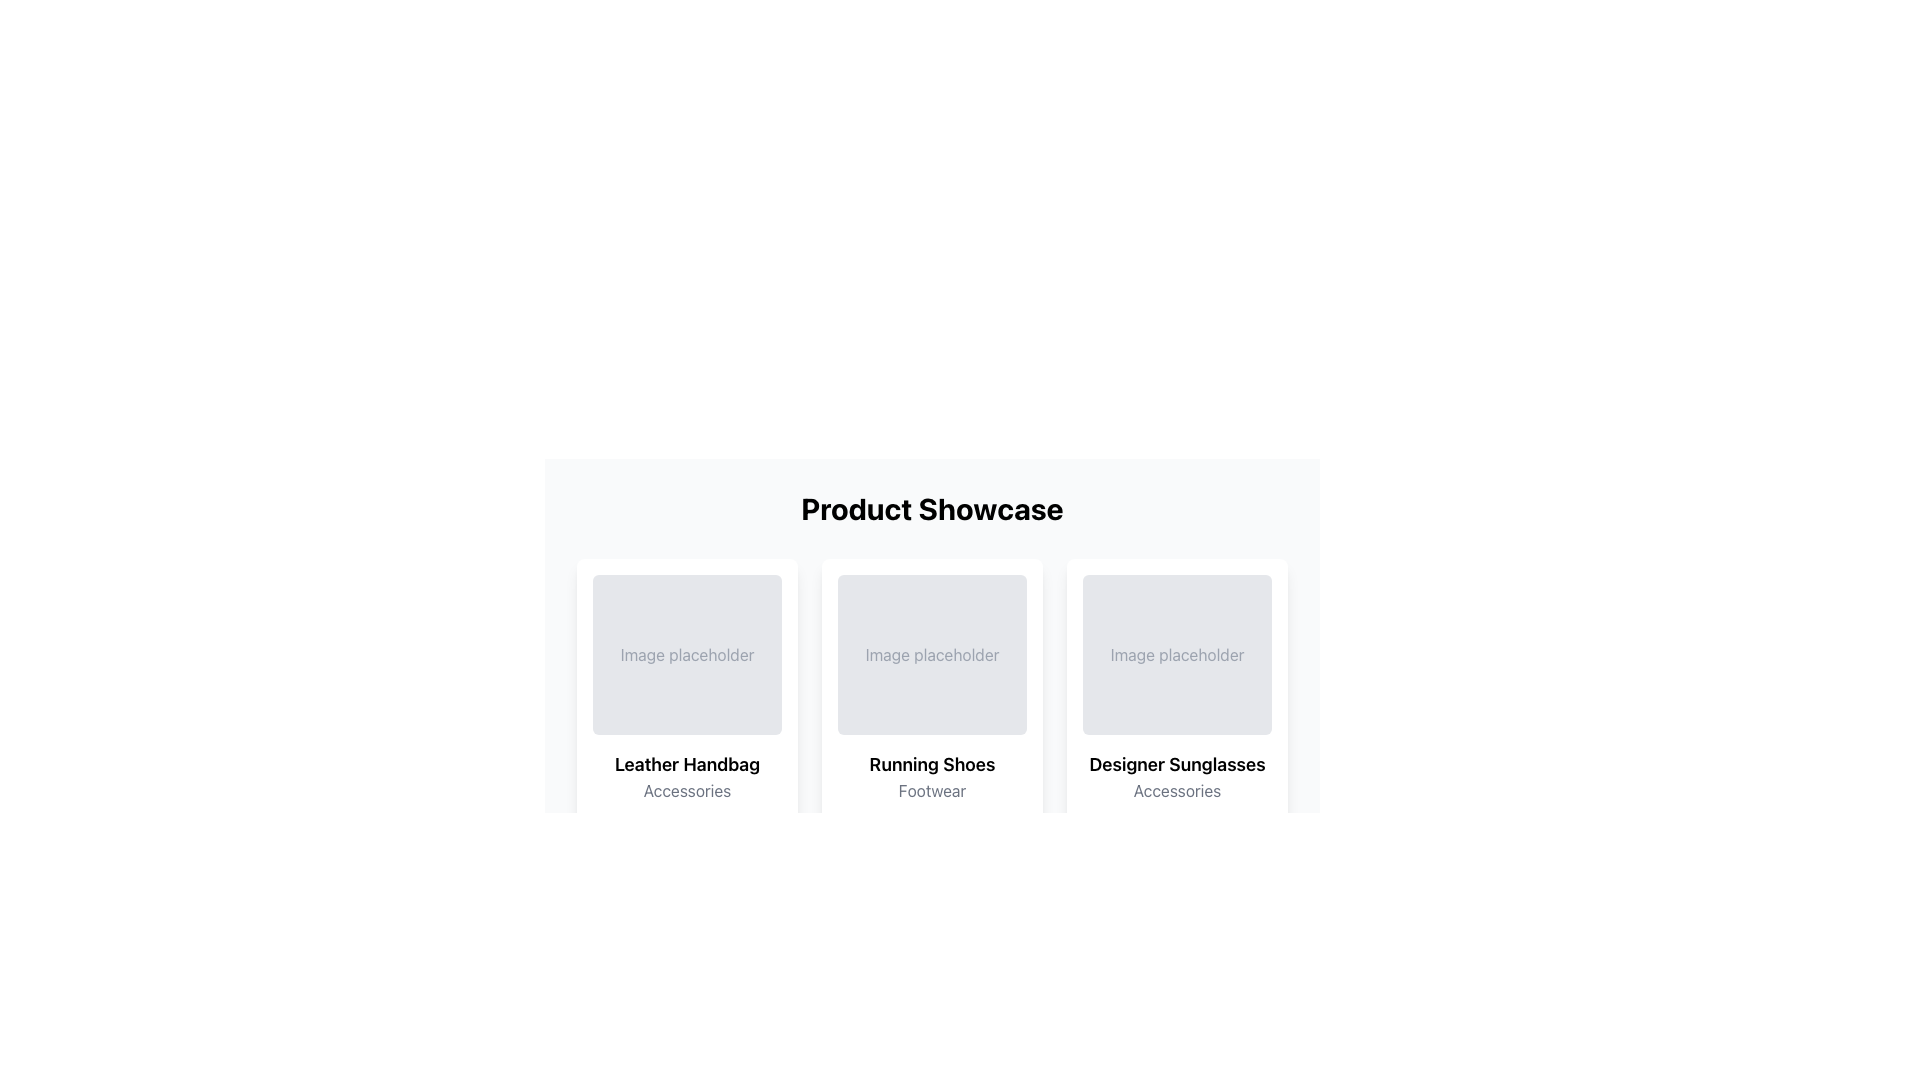 The height and width of the screenshot is (1080, 1920). What do you see at coordinates (931, 764) in the screenshot?
I see `the text label that serves as the title for the product in the middle card of the displayed product cards` at bounding box center [931, 764].